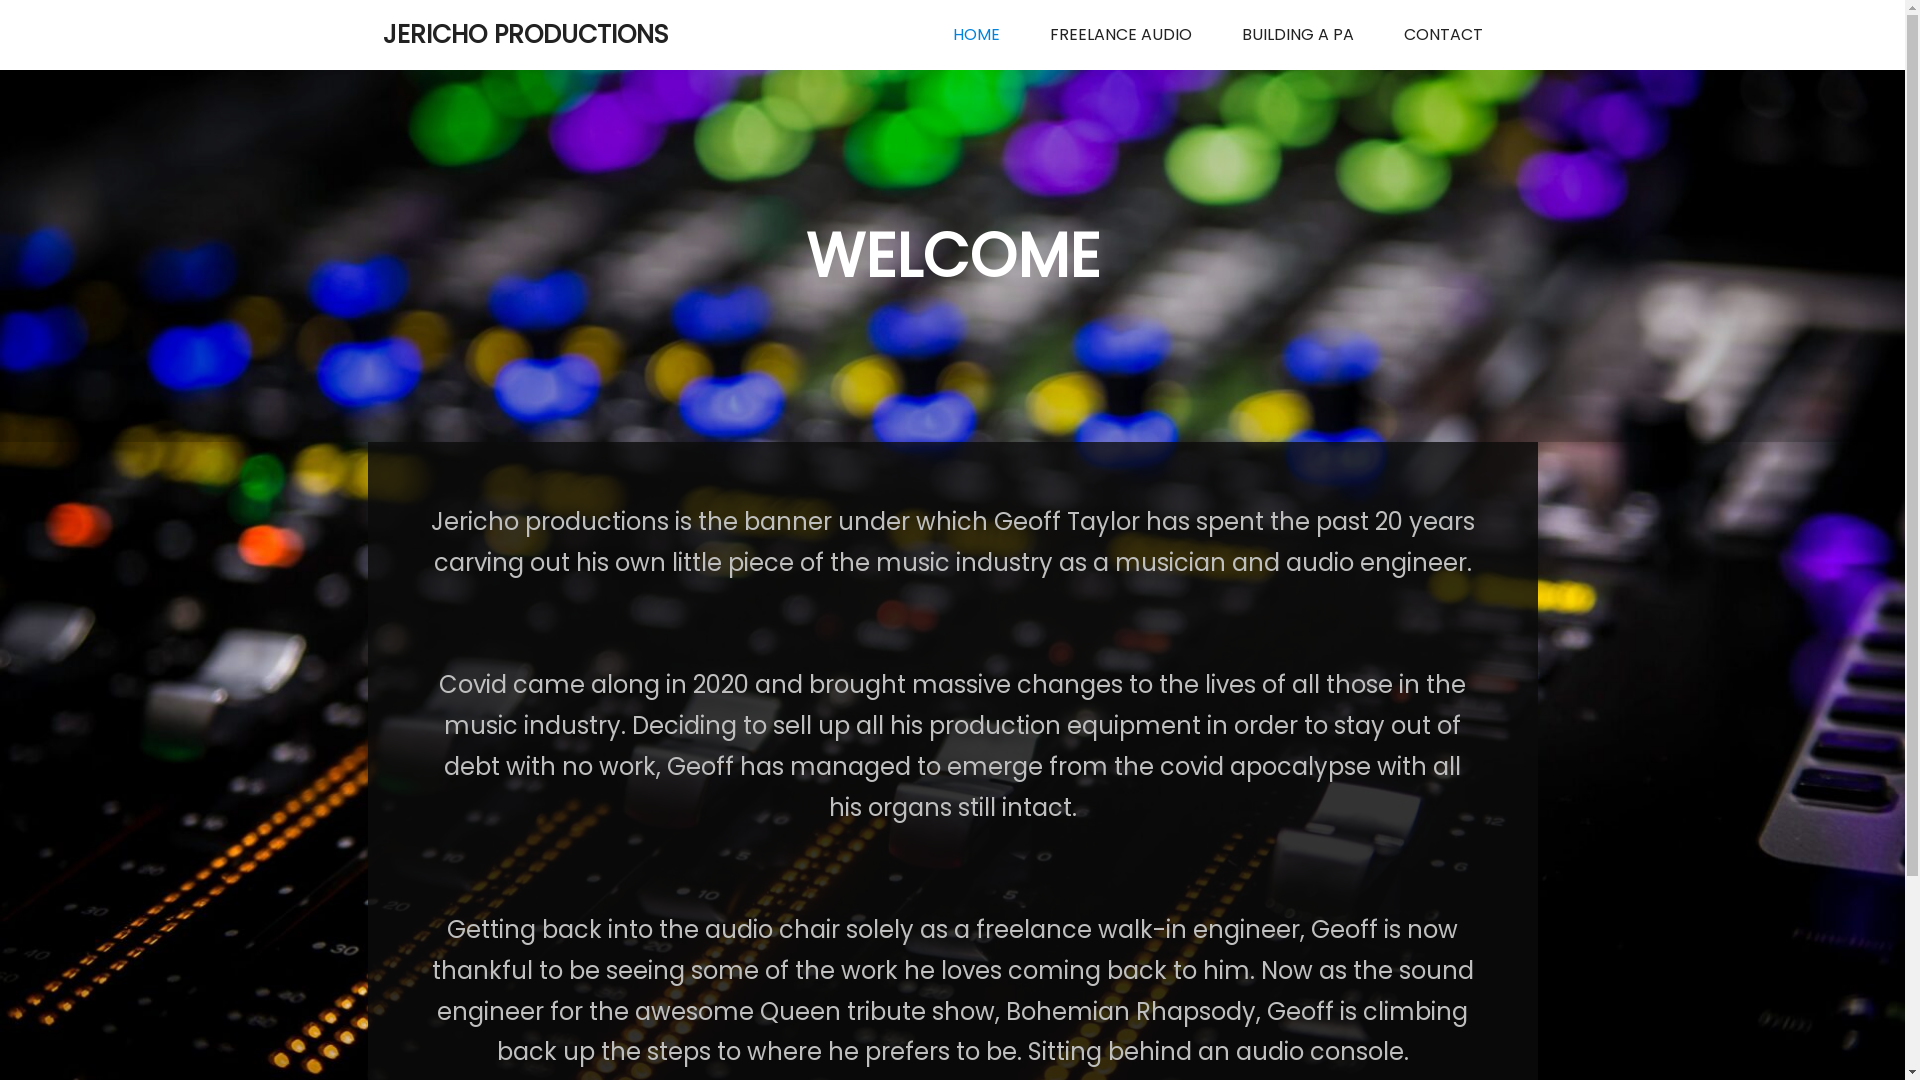  What do you see at coordinates (481, 34) in the screenshot?
I see `'JERICHO PRODUCTIONS'` at bounding box center [481, 34].